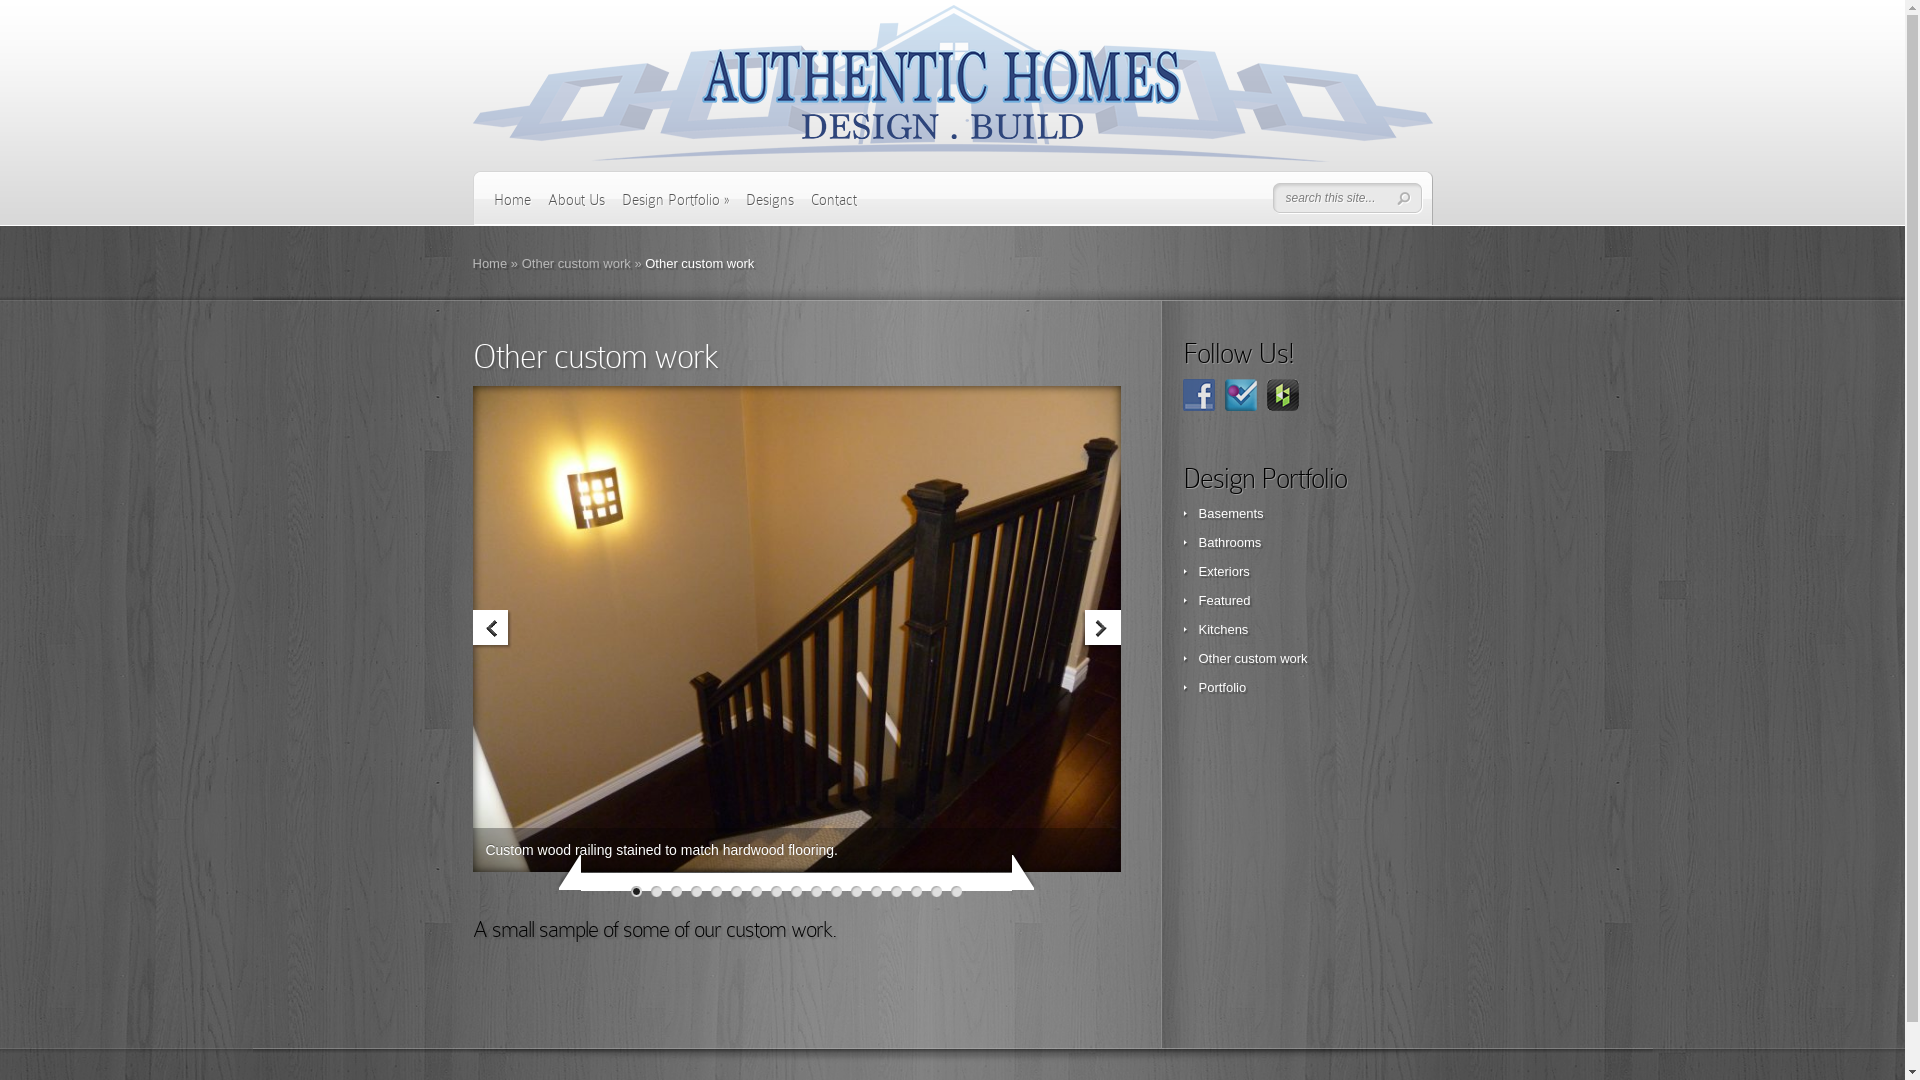  Describe the element at coordinates (1229, 512) in the screenshot. I see `'Basements'` at that location.